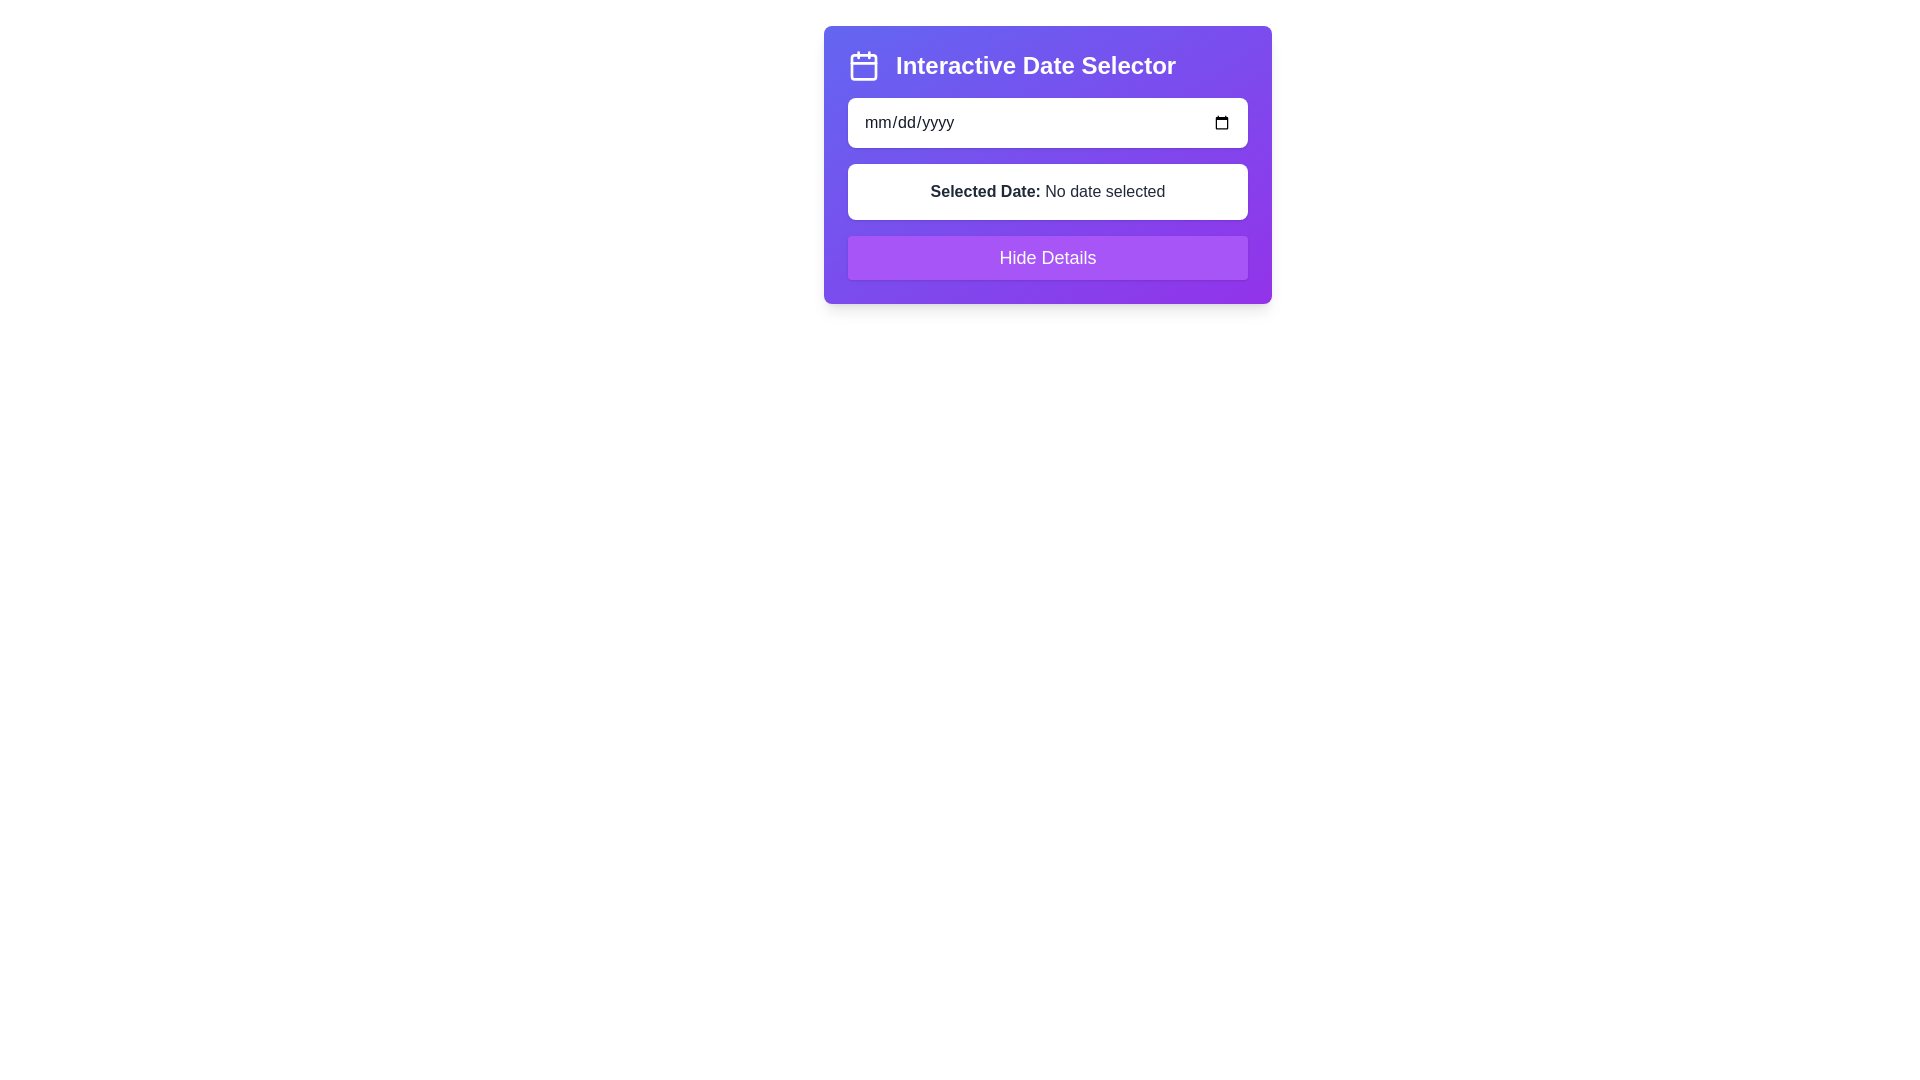  Describe the element at coordinates (1046, 192) in the screenshot. I see `the text label displaying 'Selected Date: No date selected.' which is located under the date input field and above the 'Hide Details' button` at that location.